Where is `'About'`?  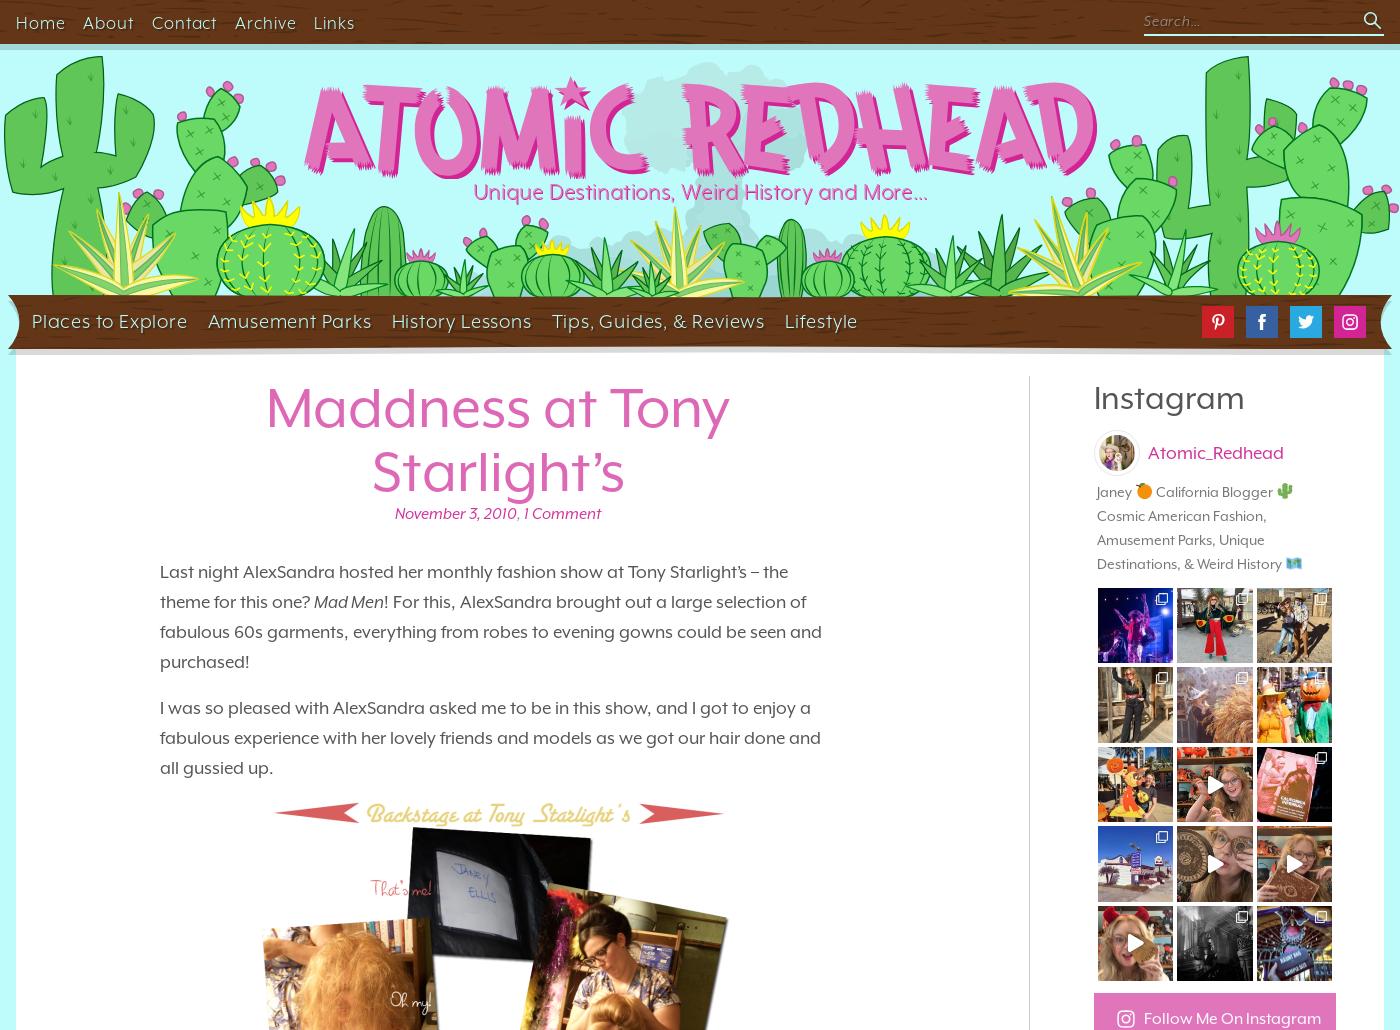 'About' is located at coordinates (83, 23).